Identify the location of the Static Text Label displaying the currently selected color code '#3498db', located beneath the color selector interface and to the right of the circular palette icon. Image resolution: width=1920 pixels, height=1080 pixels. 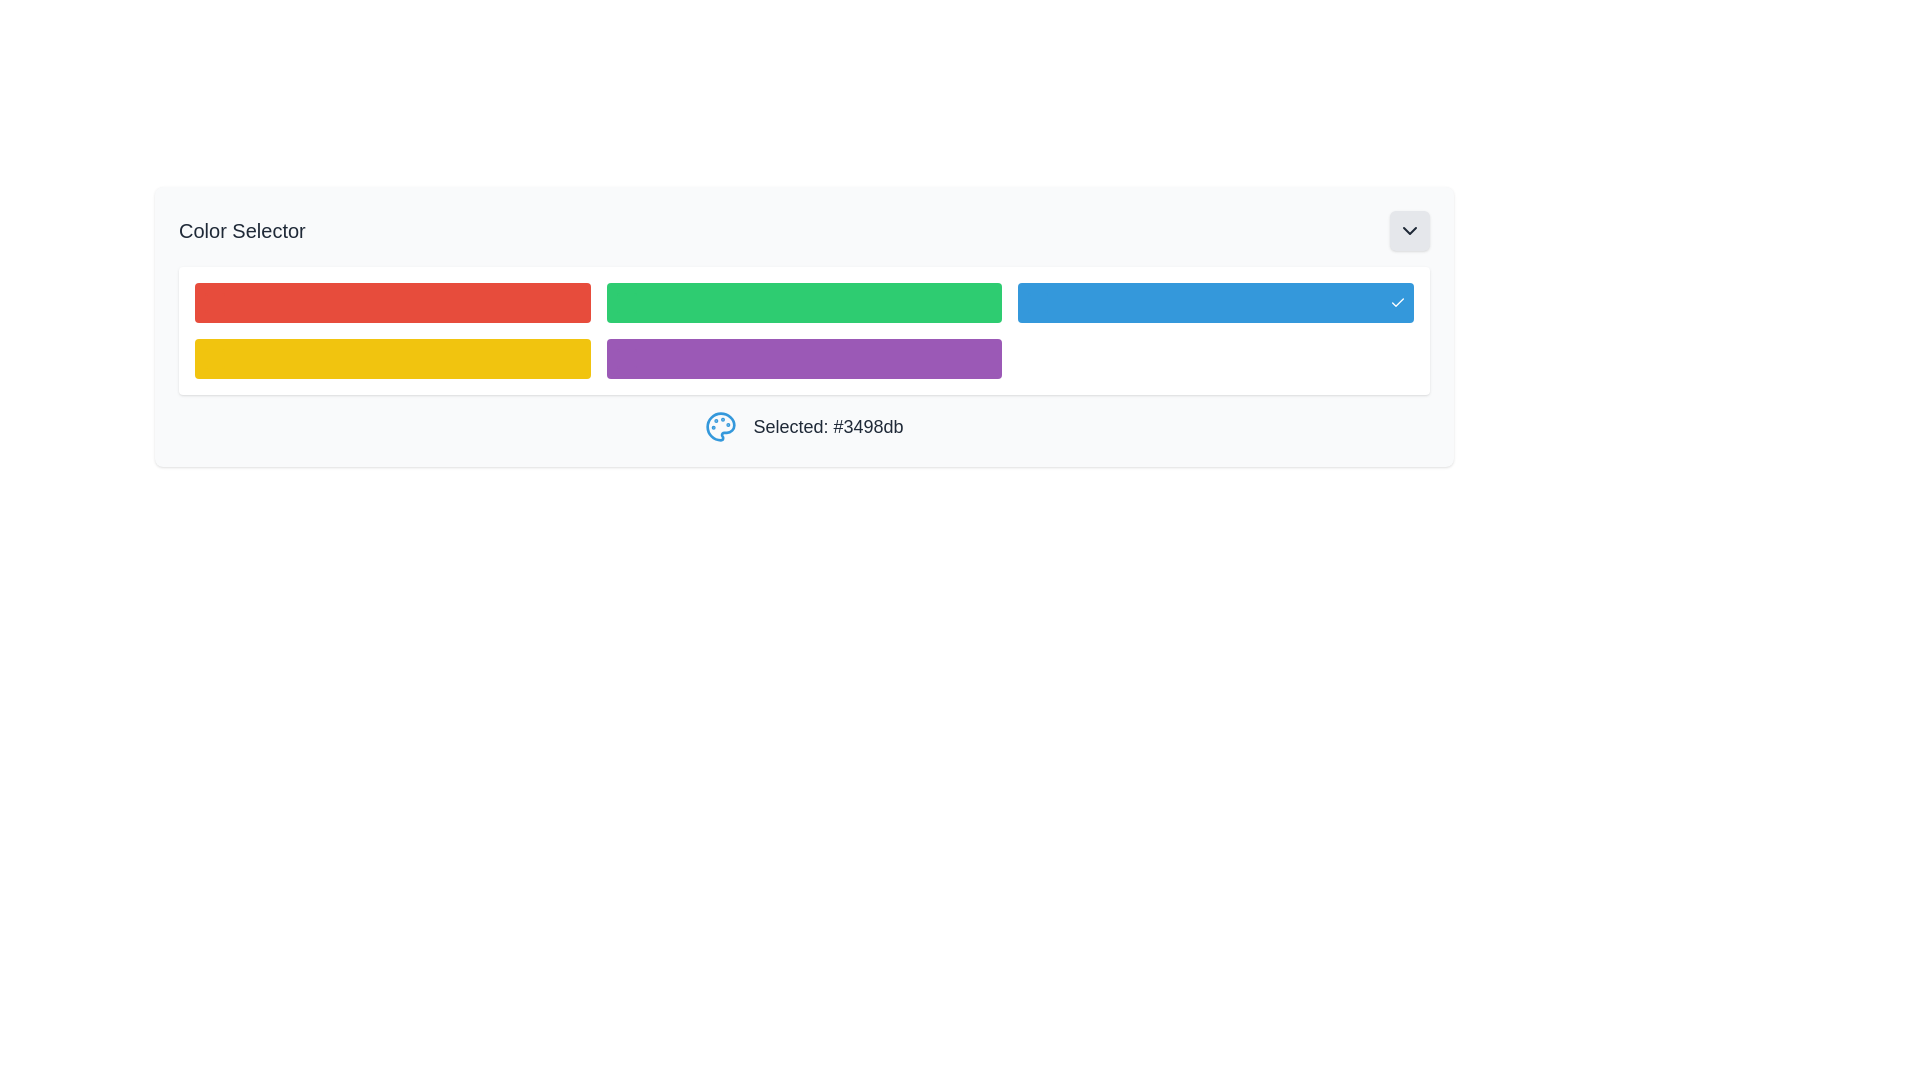
(828, 426).